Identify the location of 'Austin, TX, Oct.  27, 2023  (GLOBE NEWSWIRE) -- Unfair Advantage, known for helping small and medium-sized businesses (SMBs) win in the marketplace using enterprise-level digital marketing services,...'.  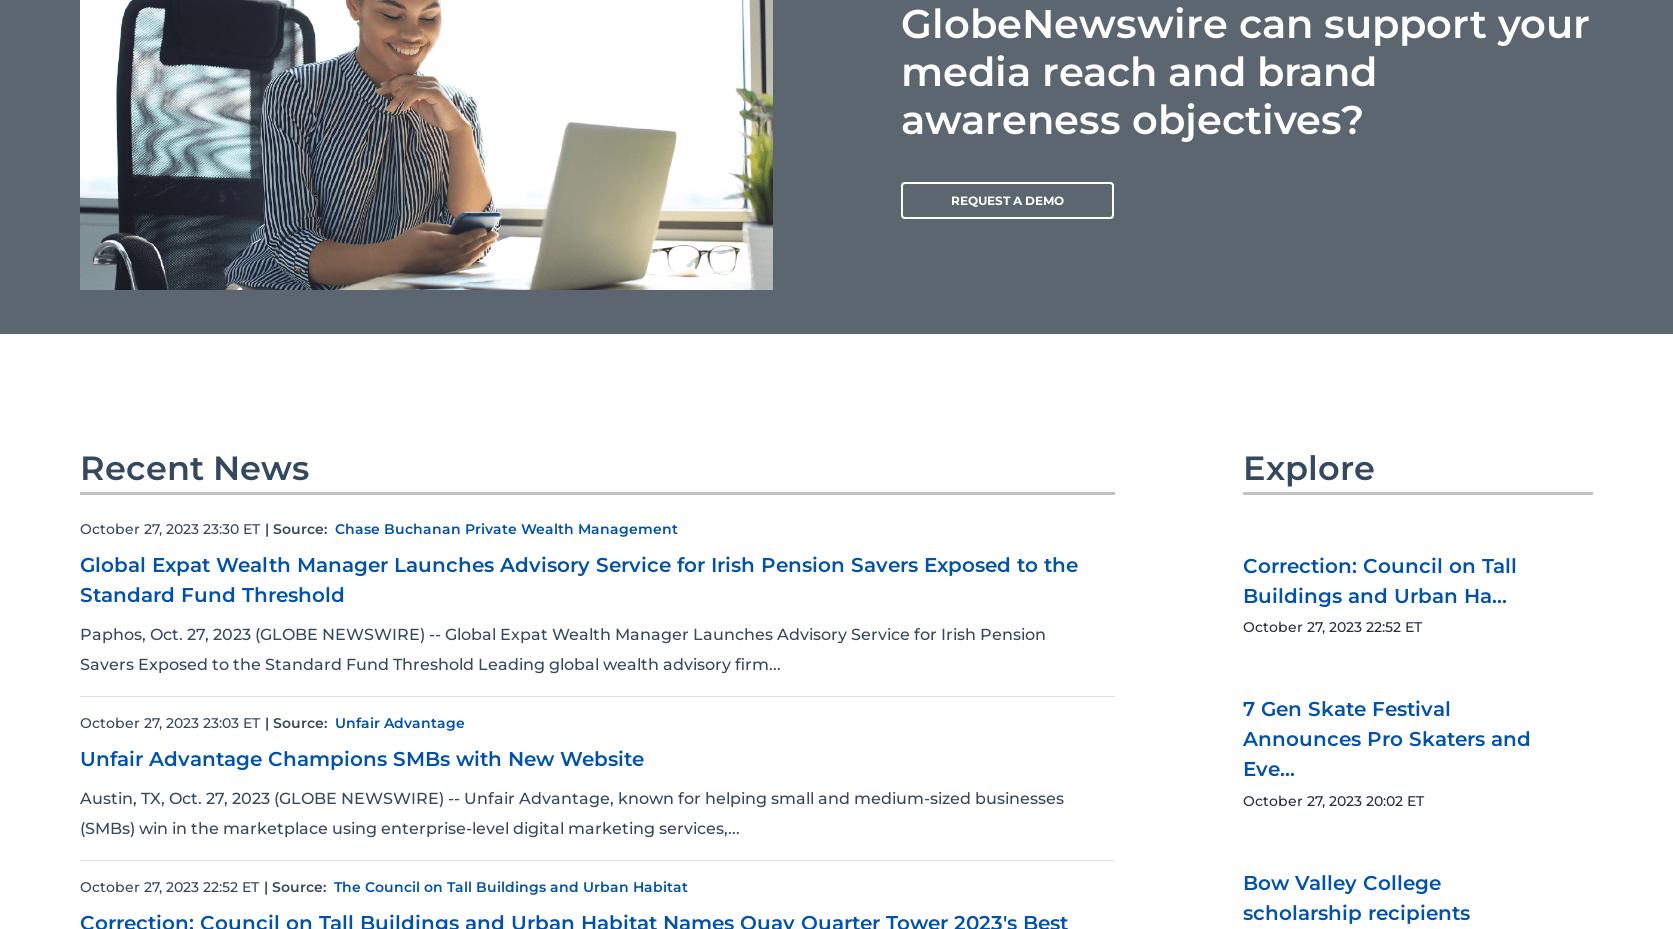
(571, 811).